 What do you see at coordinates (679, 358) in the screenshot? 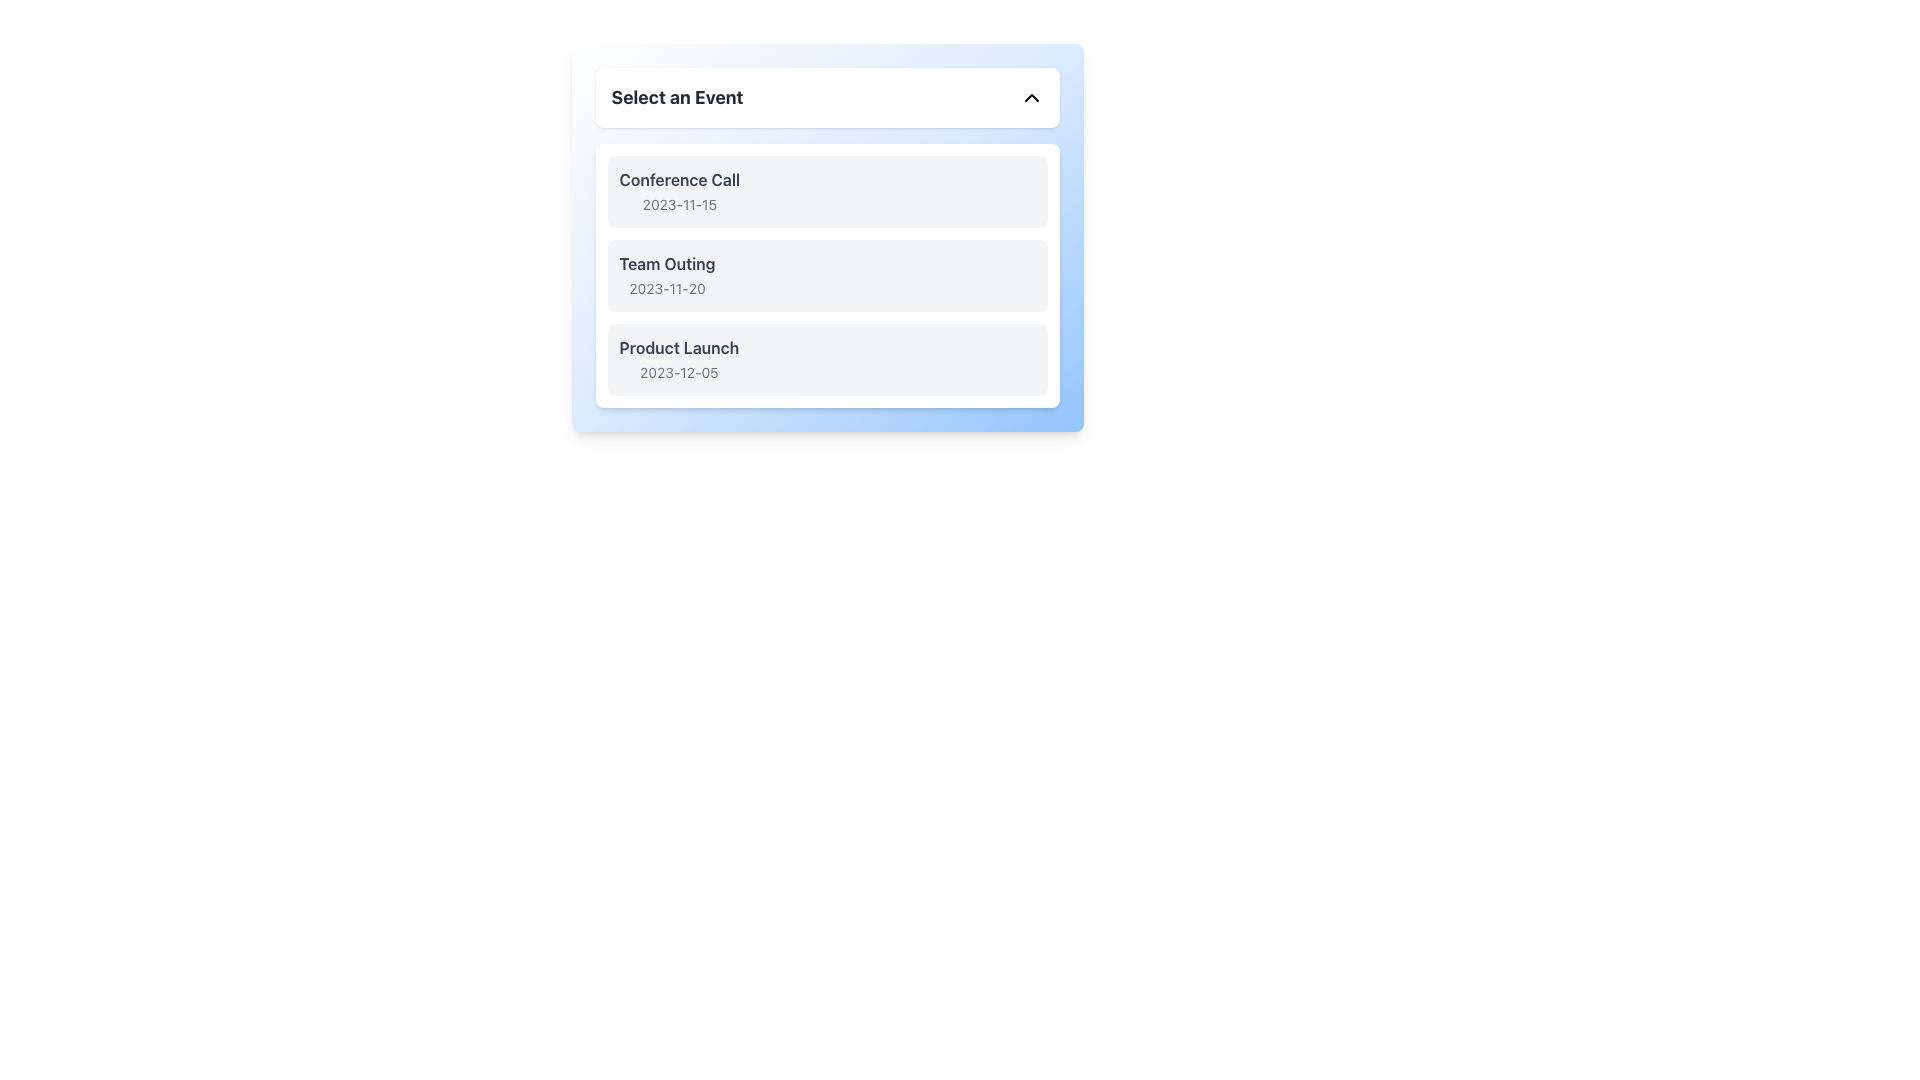
I see `to select the 'Product Launch' event card, which features bold gray text for the title and a lighter gray date below it, positioned as the third item in a vertical list of selectable cards` at bounding box center [679, 358].